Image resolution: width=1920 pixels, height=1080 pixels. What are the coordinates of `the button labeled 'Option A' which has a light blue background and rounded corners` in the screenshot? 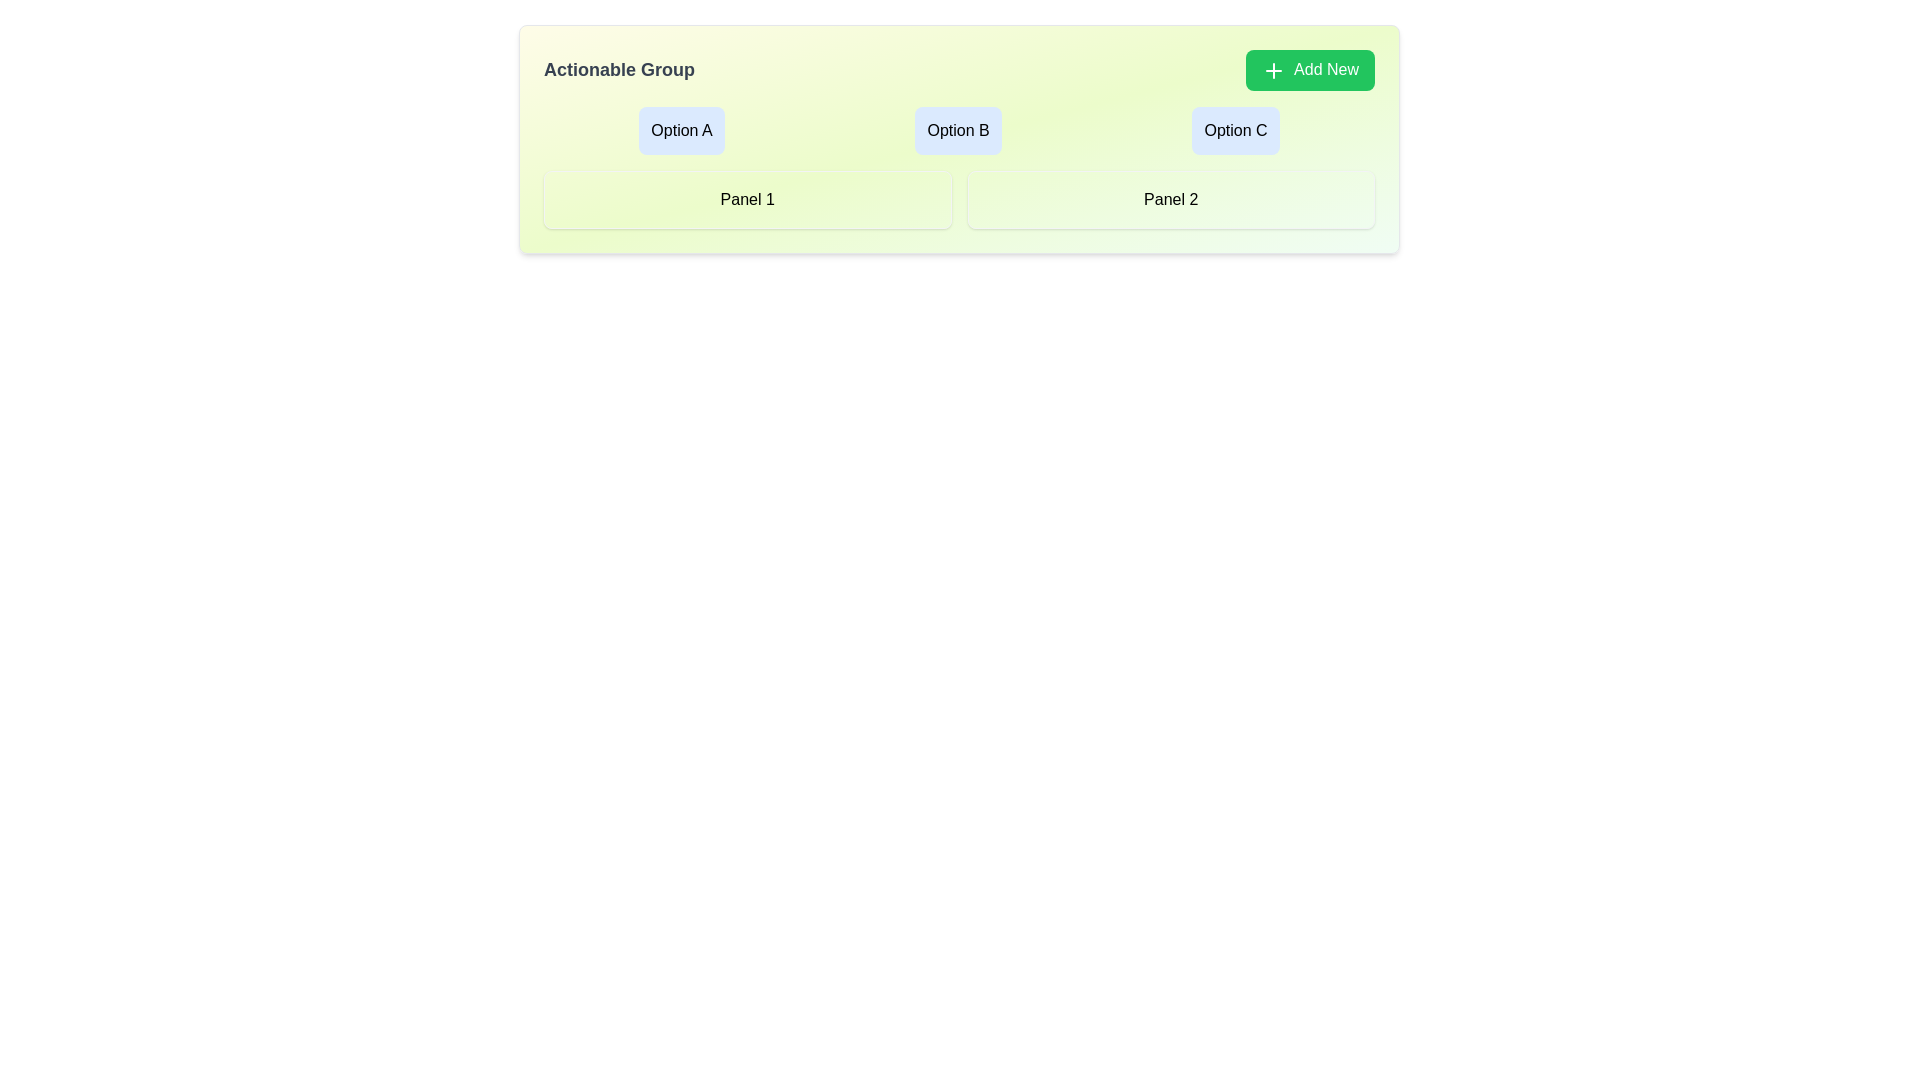 It's located at (681, 130).